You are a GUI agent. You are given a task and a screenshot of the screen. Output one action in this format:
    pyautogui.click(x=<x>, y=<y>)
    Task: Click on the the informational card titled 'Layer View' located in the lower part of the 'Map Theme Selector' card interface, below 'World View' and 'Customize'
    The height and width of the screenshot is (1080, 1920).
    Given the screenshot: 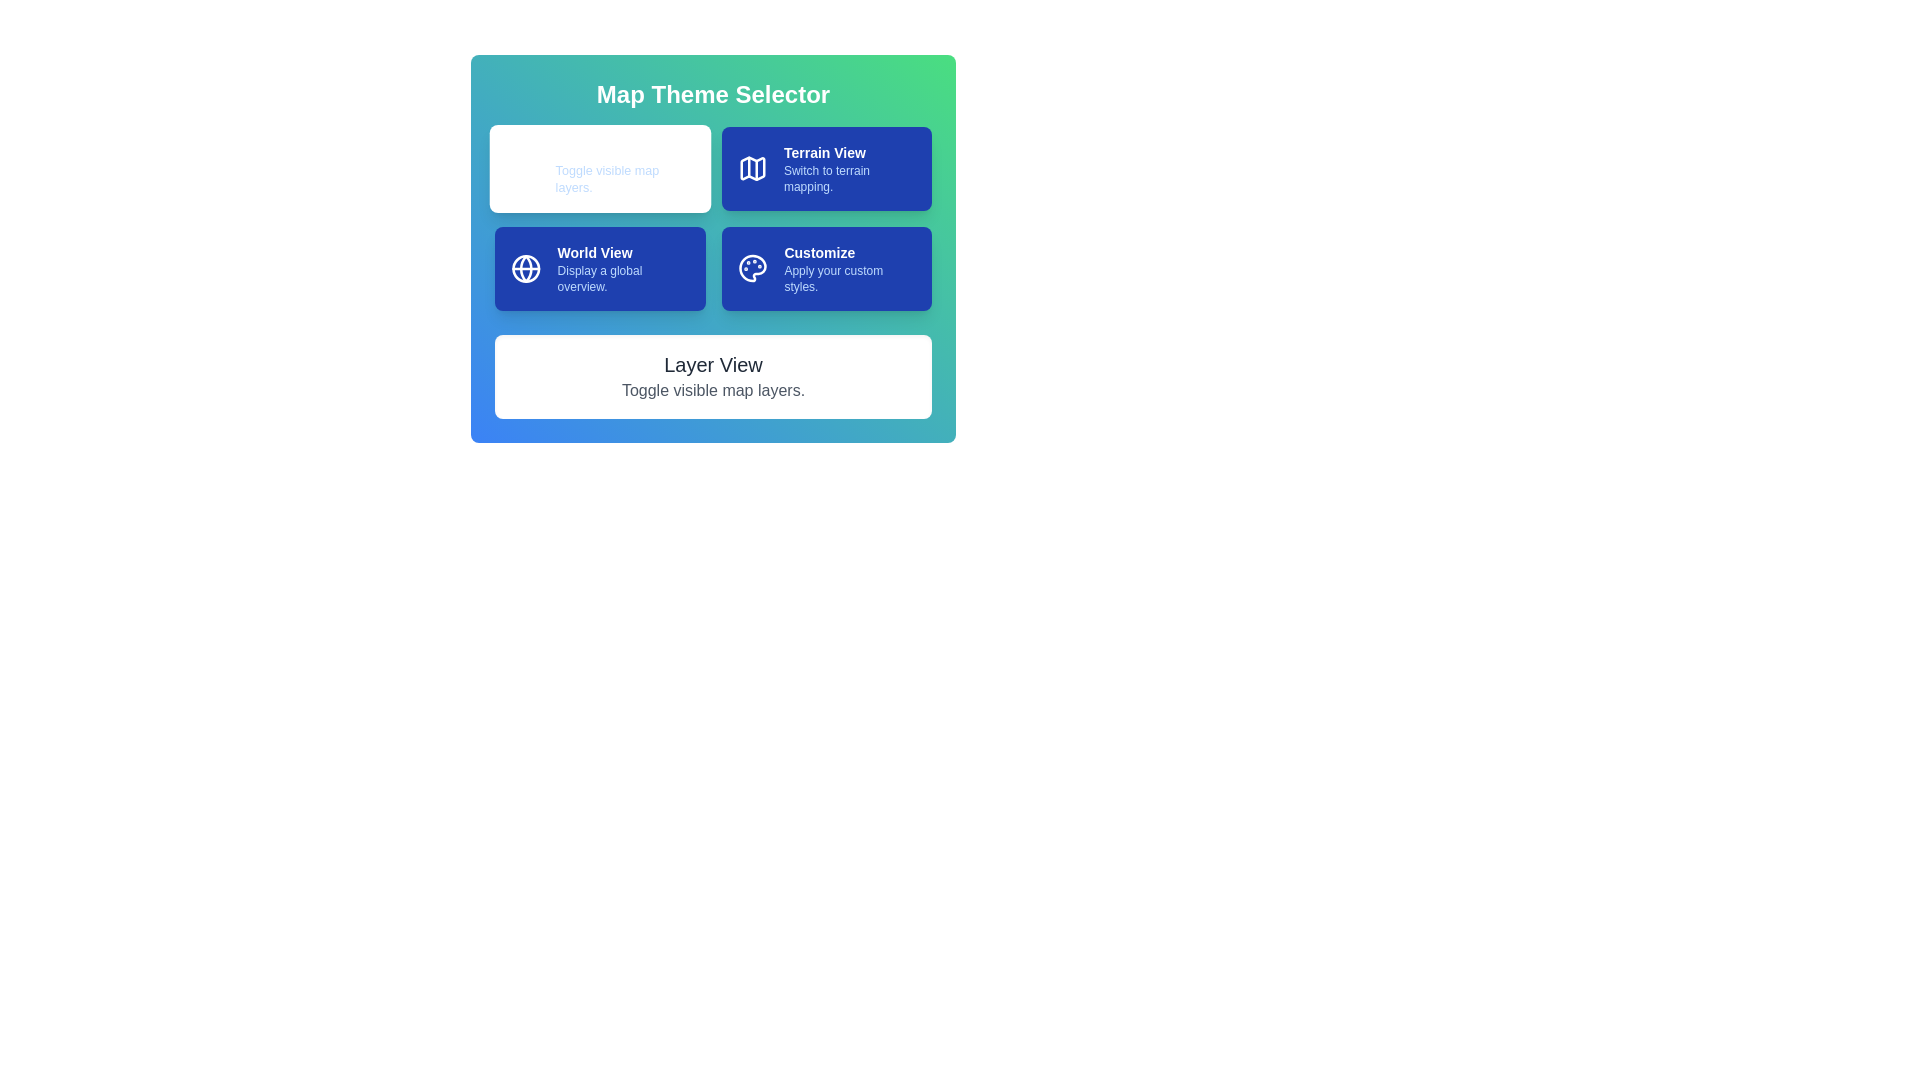 What is the action you would take?
    pyautogui.click(x=713, y=377)
    